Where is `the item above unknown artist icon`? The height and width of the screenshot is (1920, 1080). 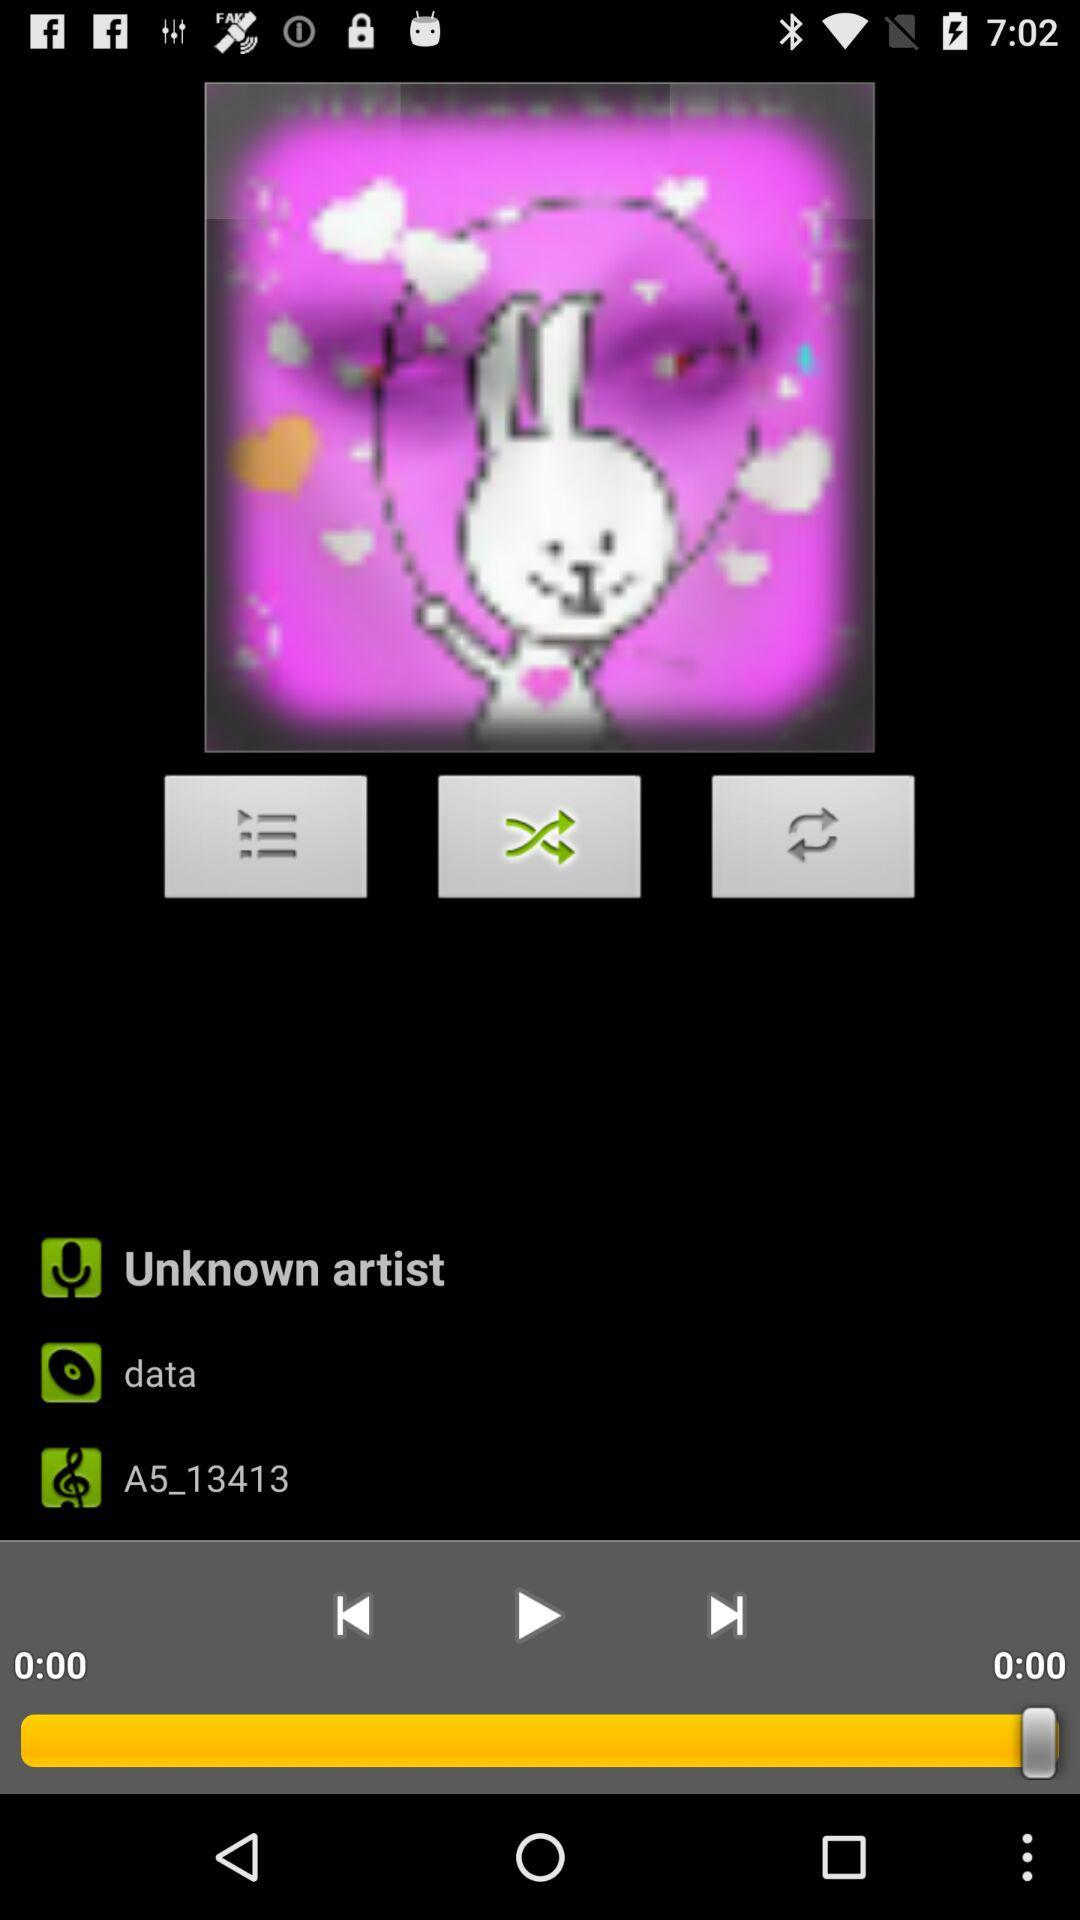
the item above unknown artist icon is located at coordinates (540, 842).